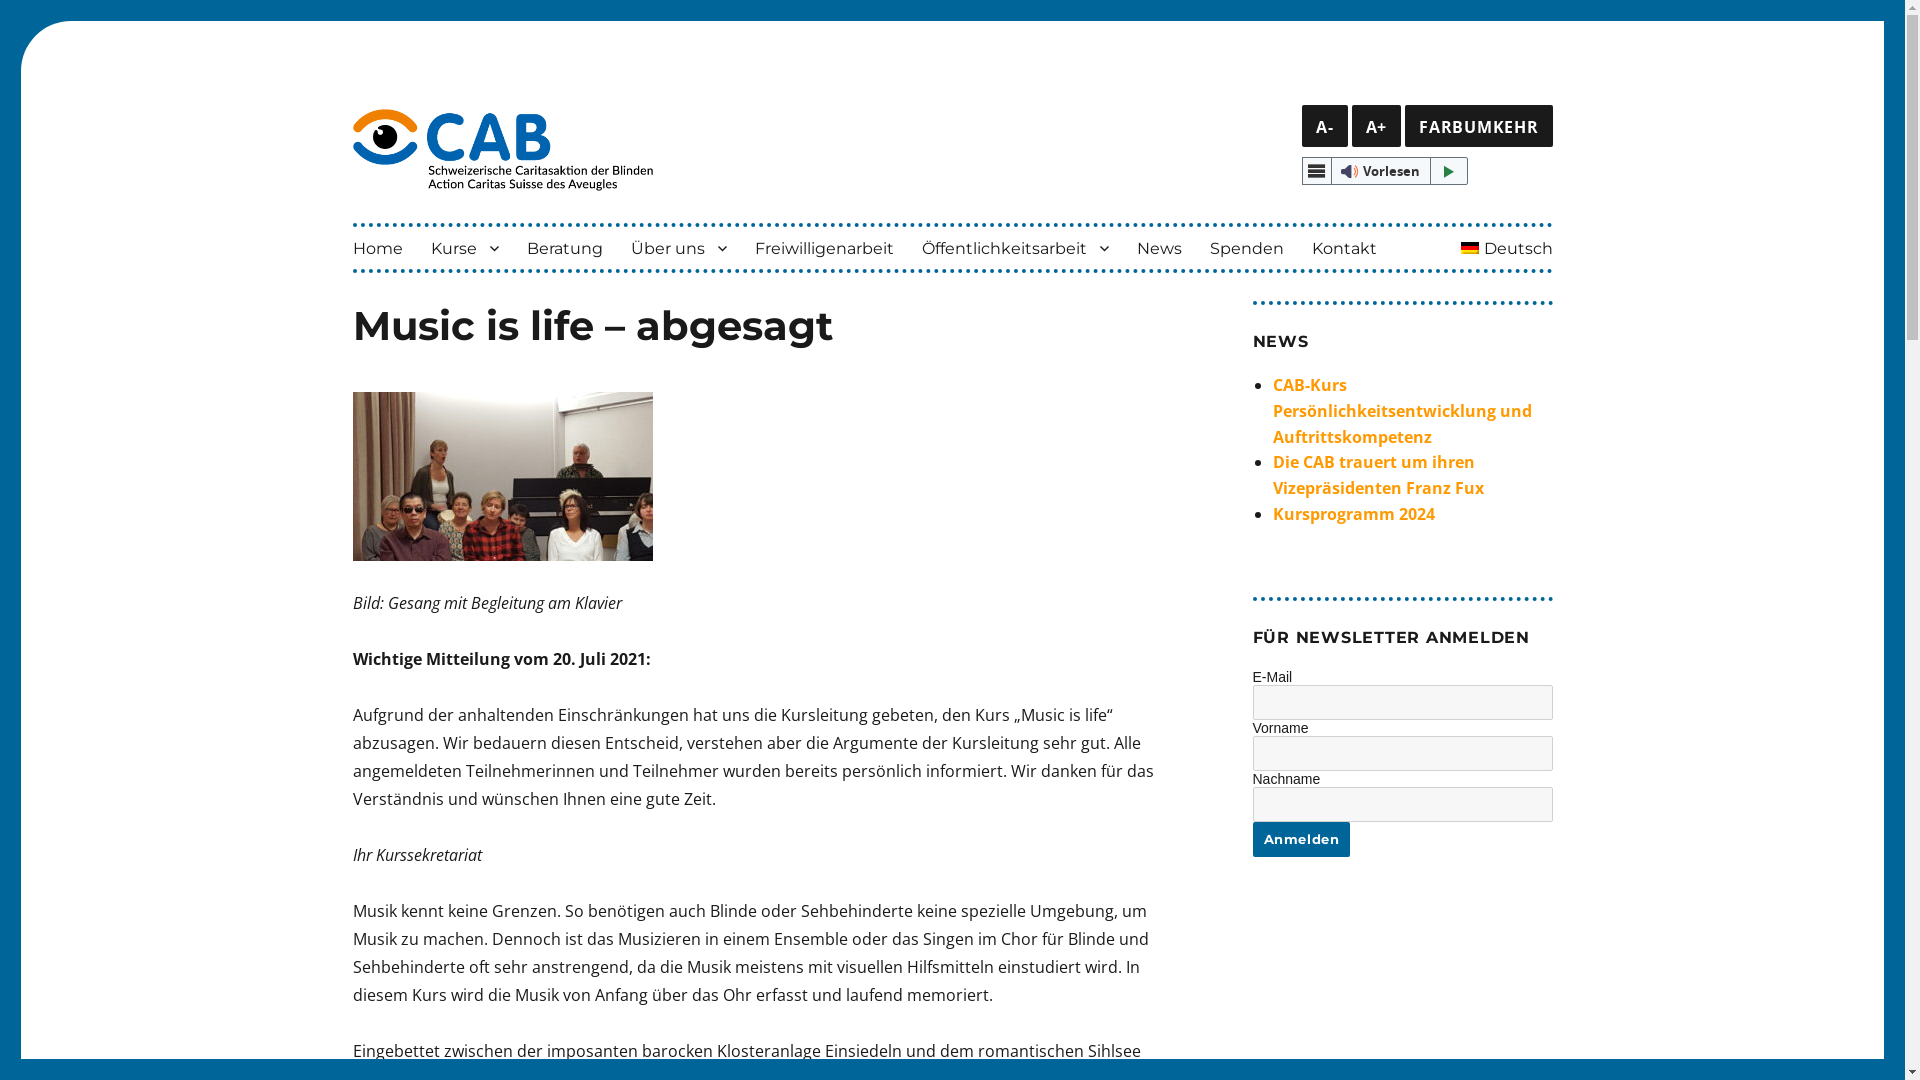  What do you see at coordinates (1384, 169) in the screenshot?
I see `'Vorlesen'` at bounding box center [1384, 169].